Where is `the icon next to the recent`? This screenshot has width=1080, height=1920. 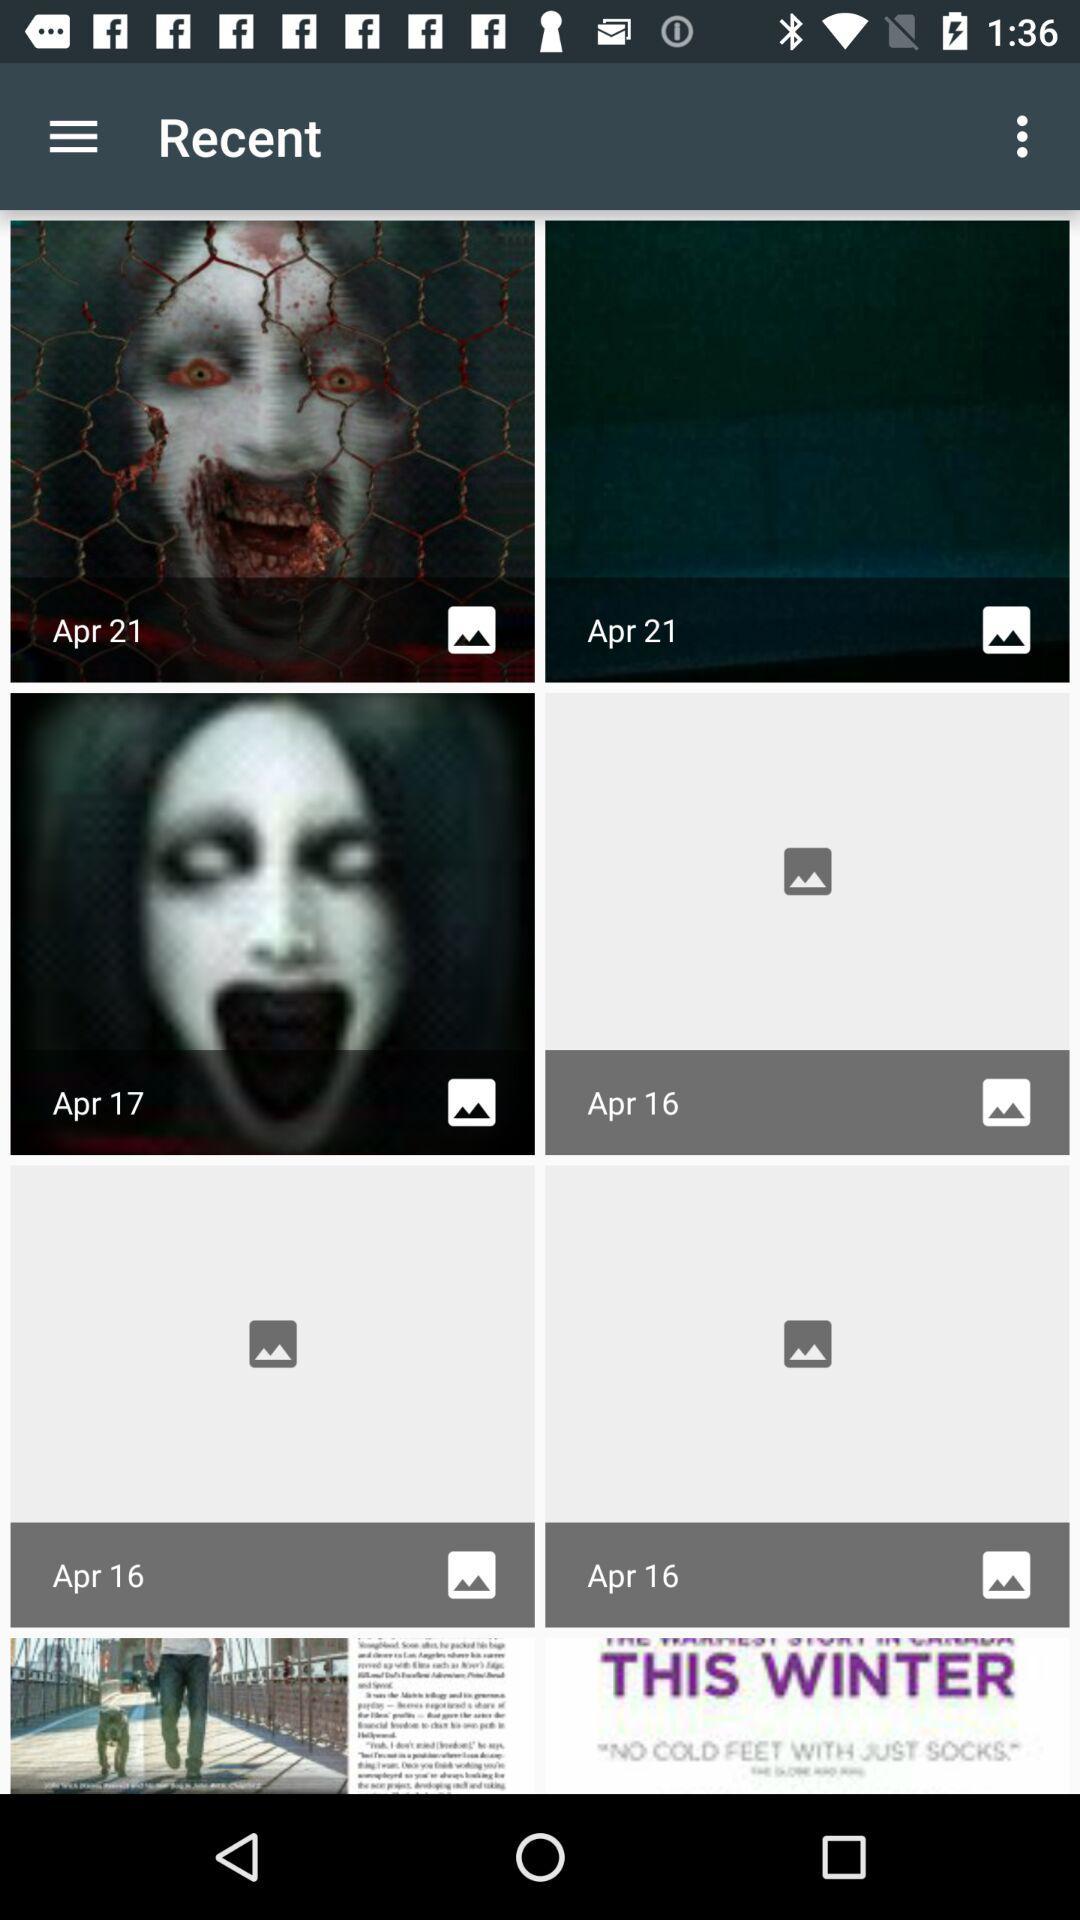
the icon next to the recent is located at coordinates (72, 135).